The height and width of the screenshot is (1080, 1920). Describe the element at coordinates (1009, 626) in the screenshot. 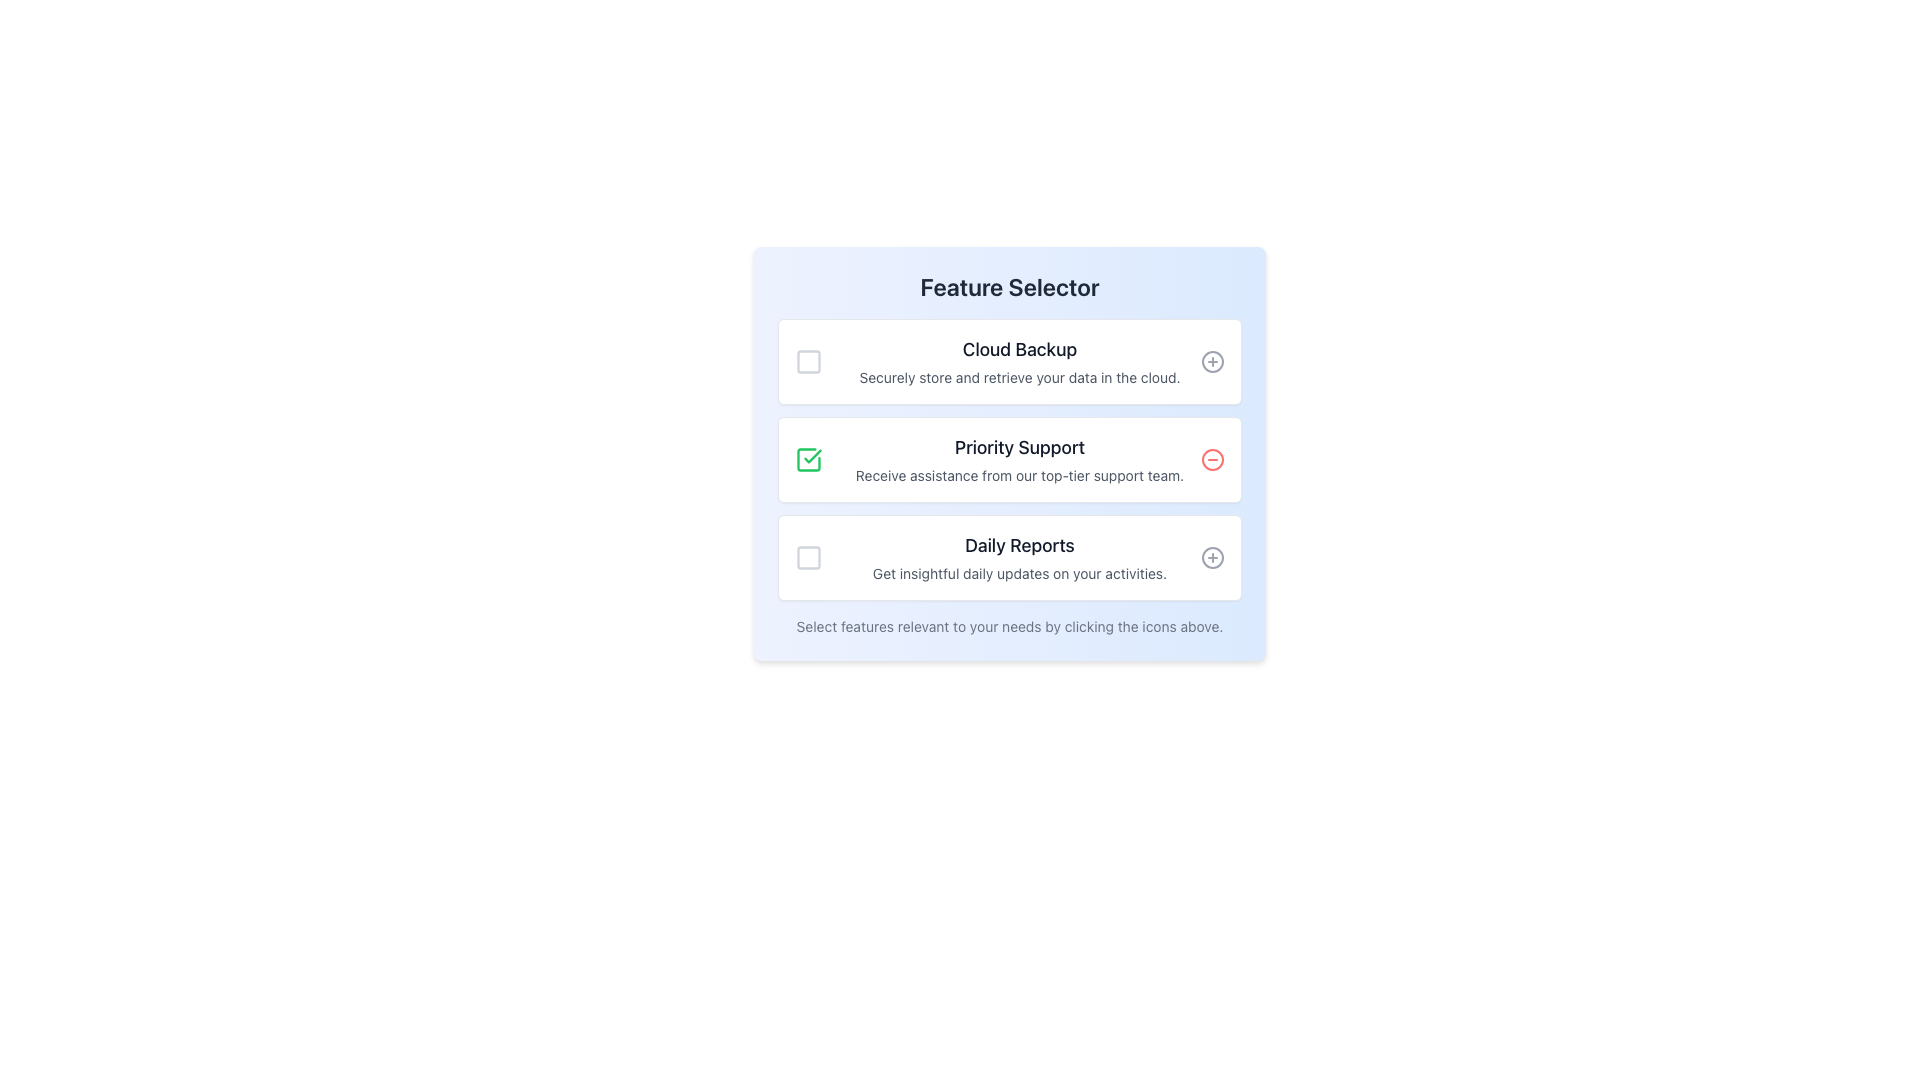

I see `the informational text label that reads 'Select features relevant to your needs by clicking the icons above.'` at that location.